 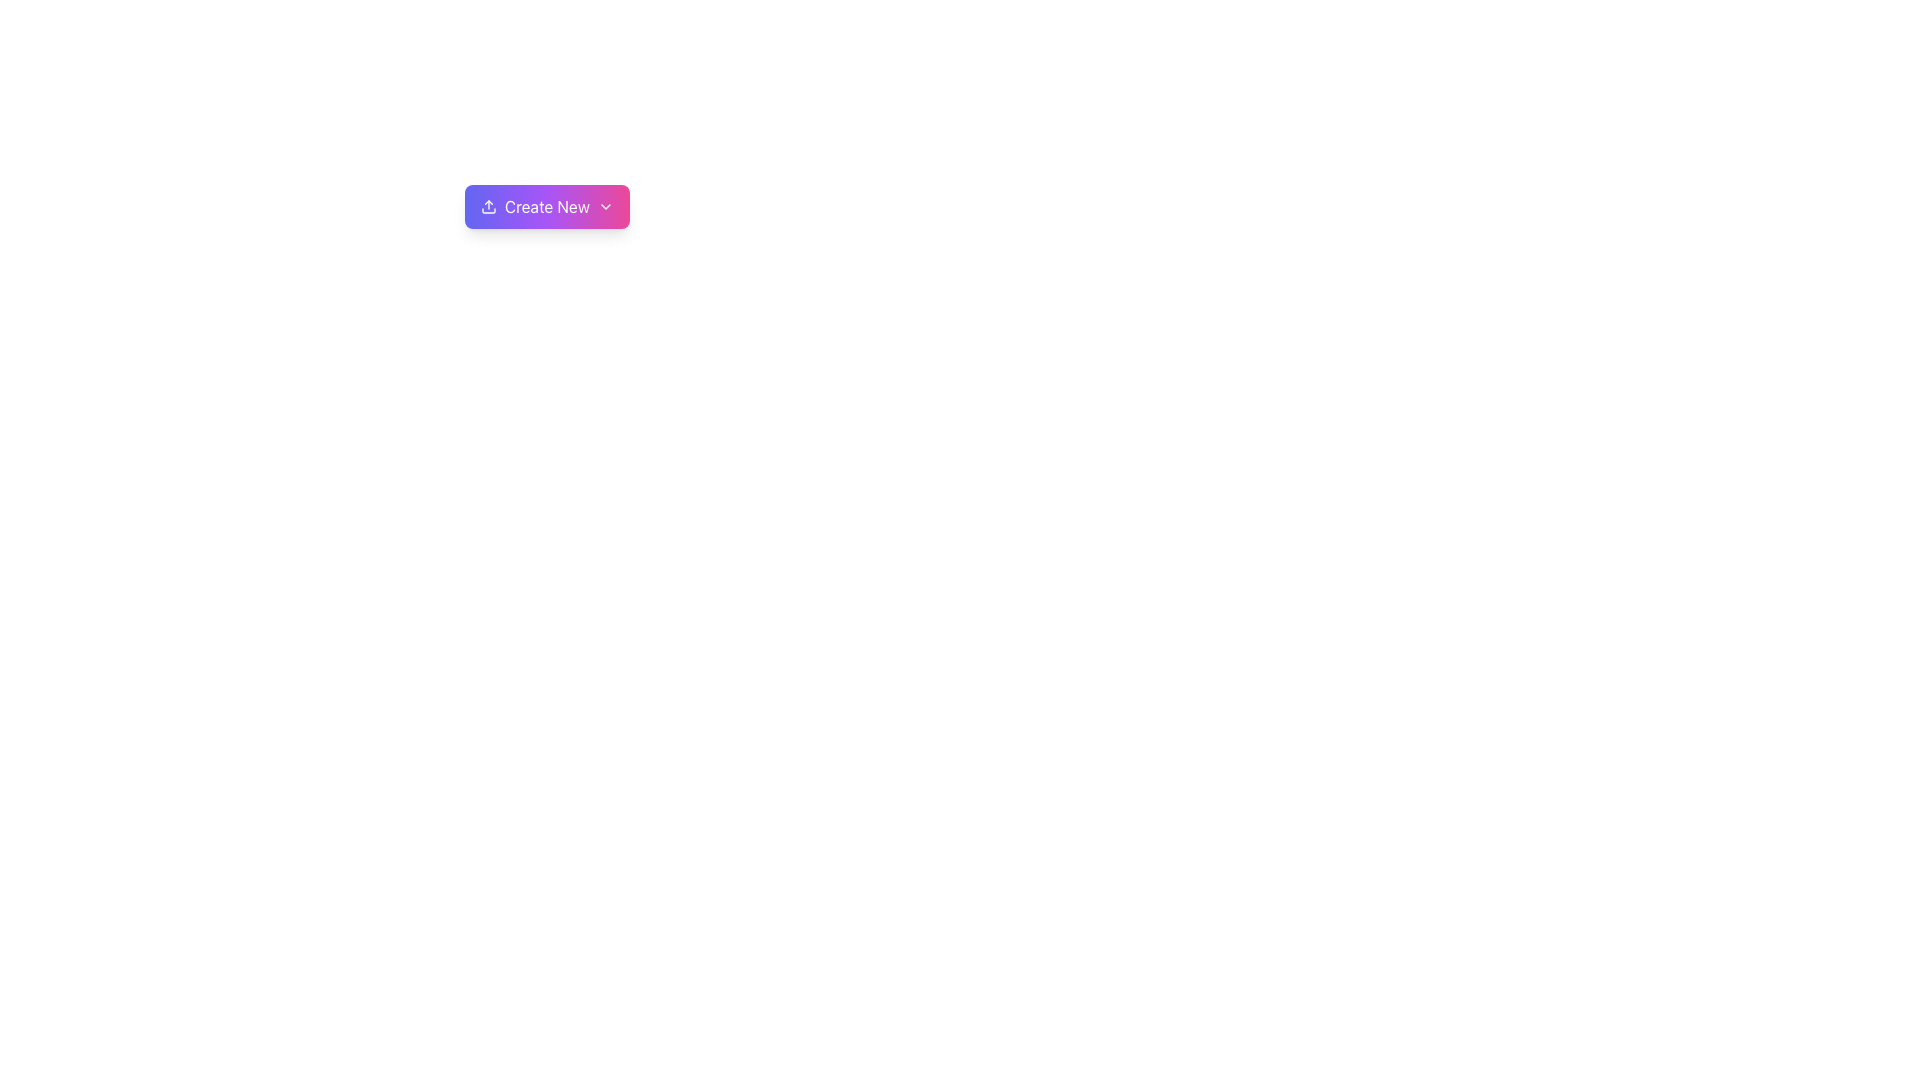 What do you see at coordinates (547, 207) in the screenshot?
I see `text content of the 'Create New' text component, which is centrally aligned within a gradient button transitioning from blue to purple to pink` at bounding box center [547, 207].